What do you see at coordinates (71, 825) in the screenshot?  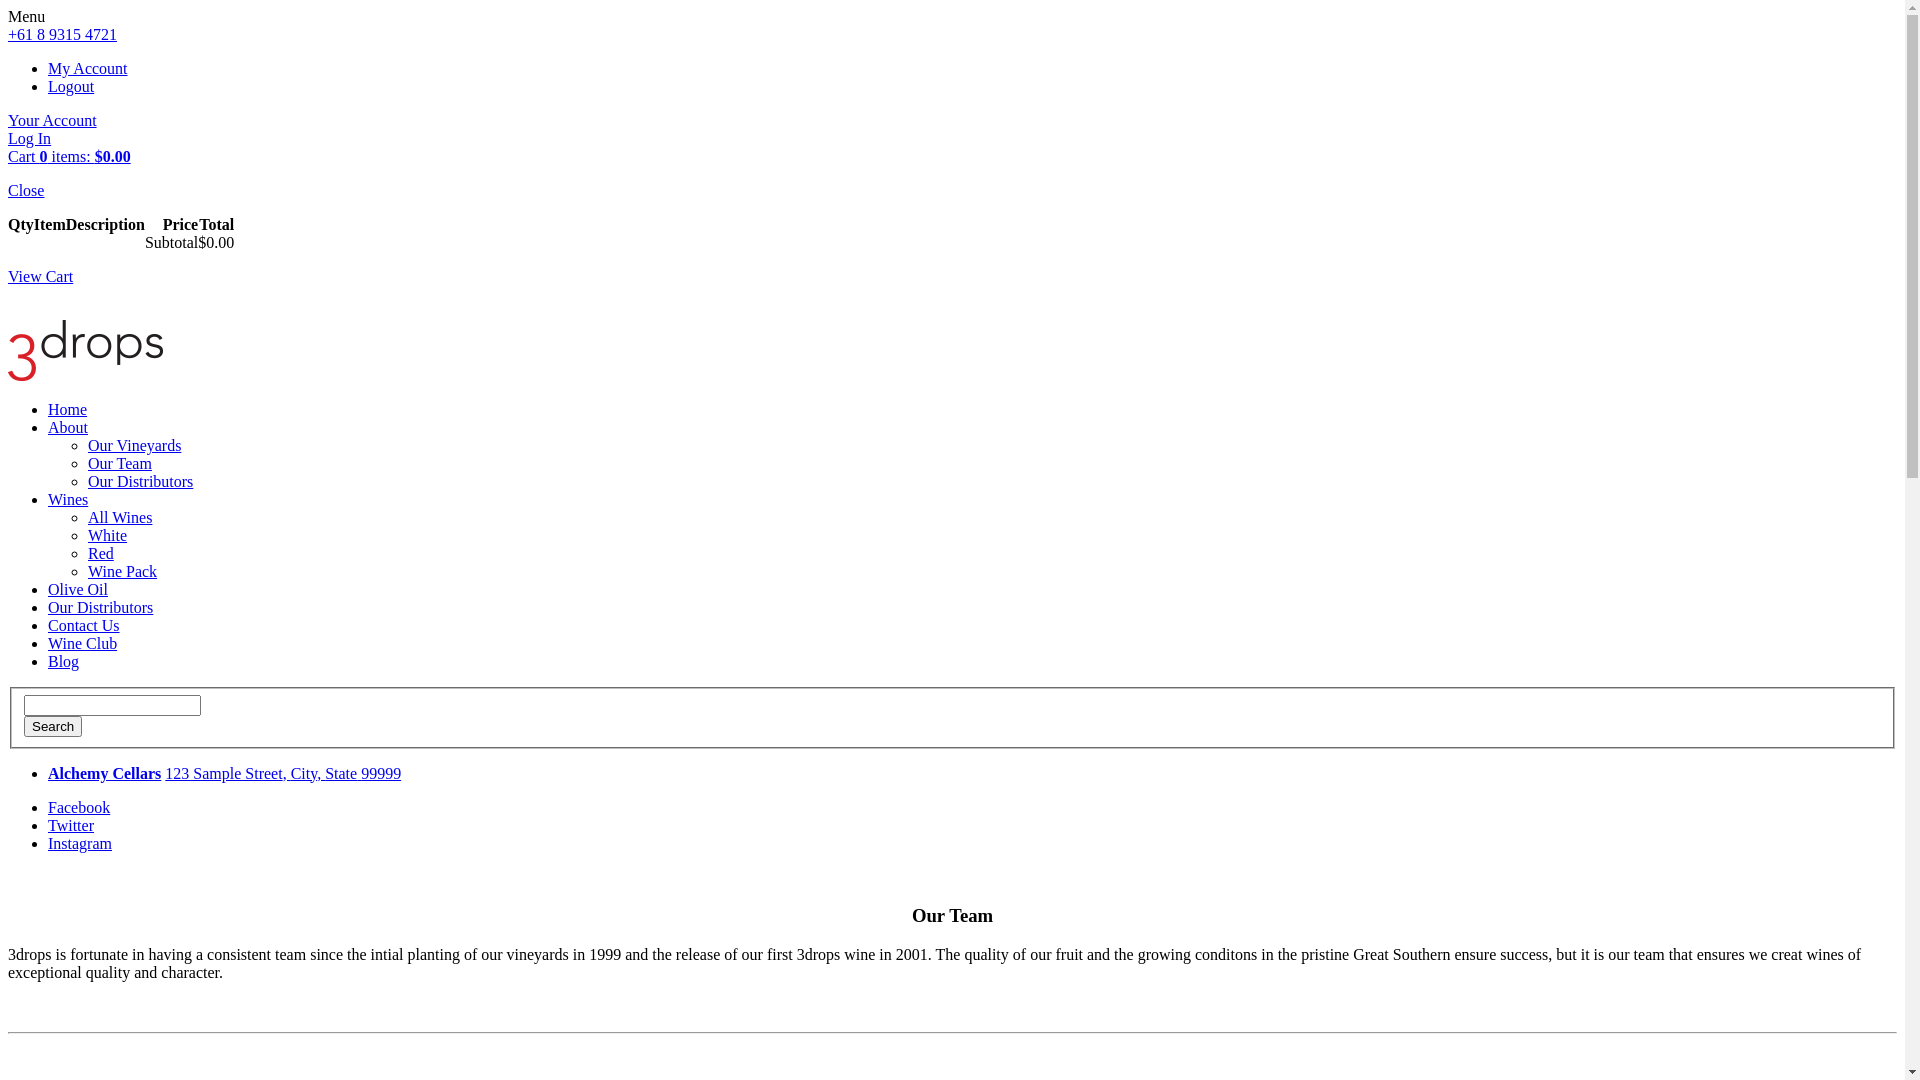 I see `'Twitter'` at bounding box center [71, 825].